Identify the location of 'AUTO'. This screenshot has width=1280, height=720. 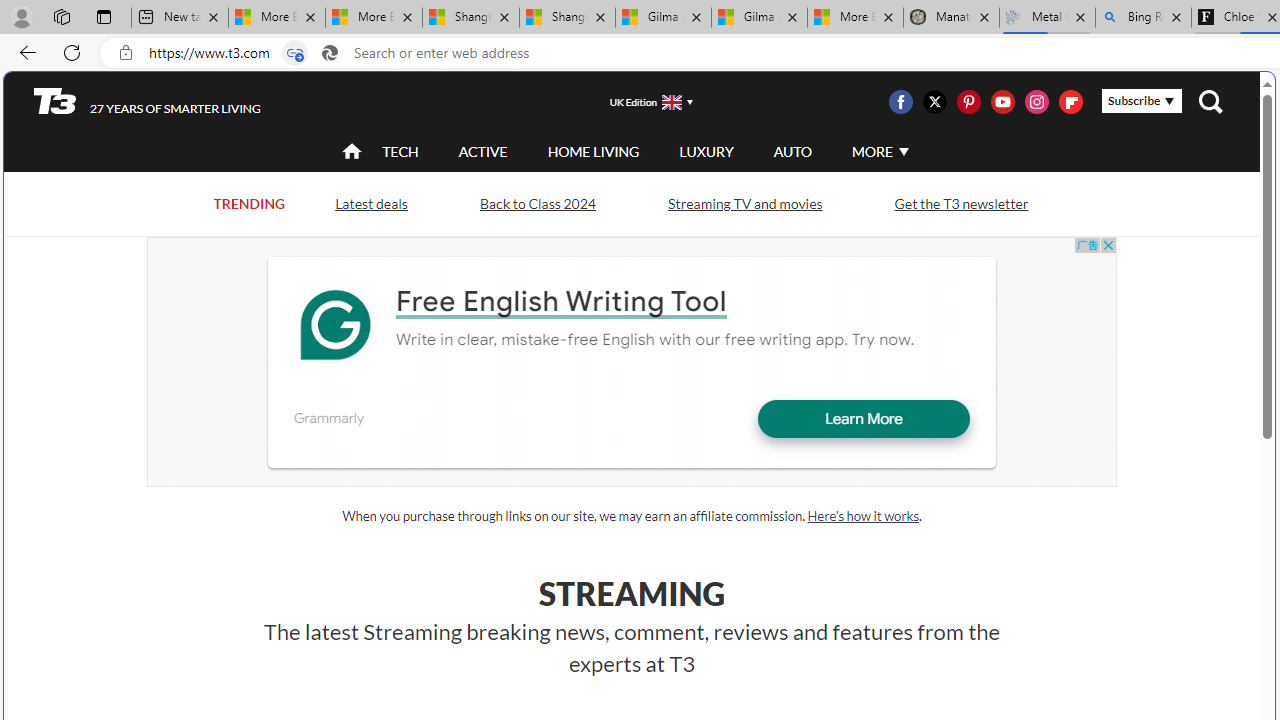
(791, 150).